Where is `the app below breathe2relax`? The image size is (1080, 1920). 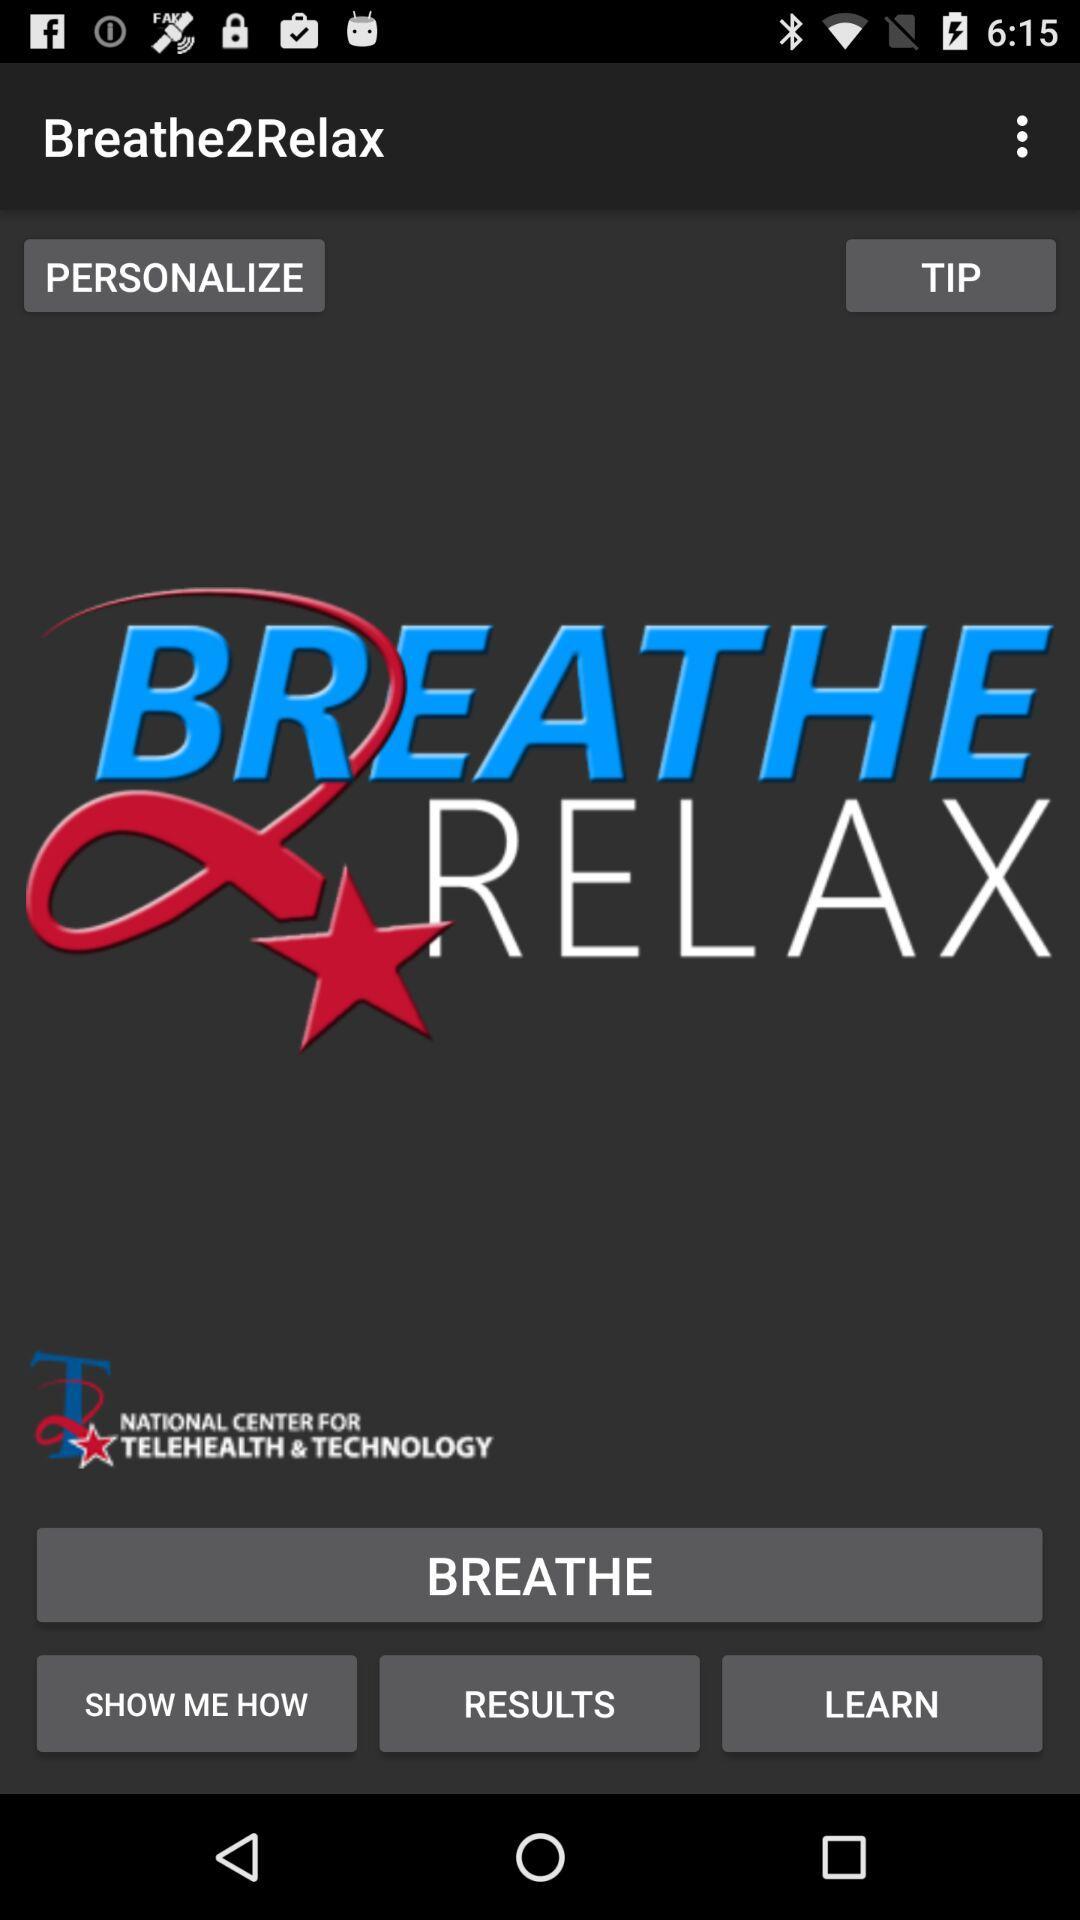 the app below breathe2relax is located at coordinates (173, 274).